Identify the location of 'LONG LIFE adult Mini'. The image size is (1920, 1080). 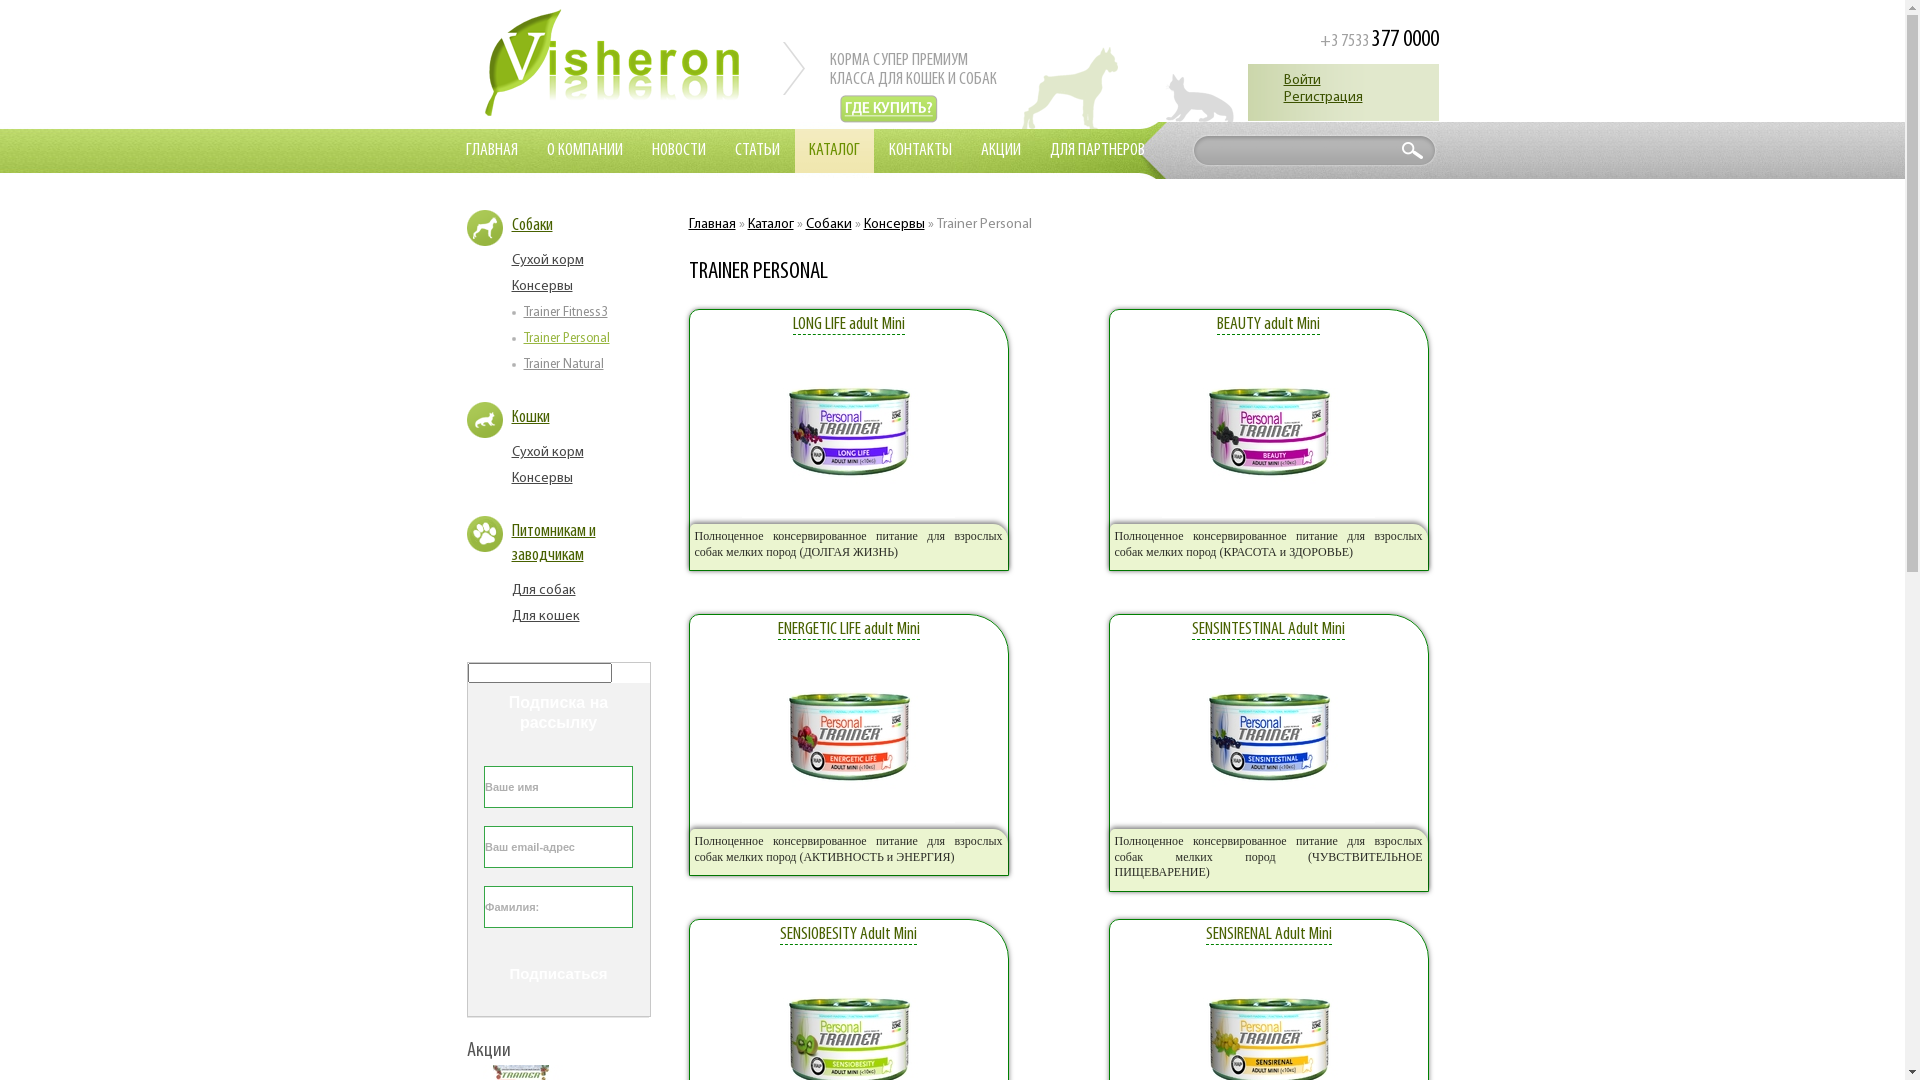
(848, 323).